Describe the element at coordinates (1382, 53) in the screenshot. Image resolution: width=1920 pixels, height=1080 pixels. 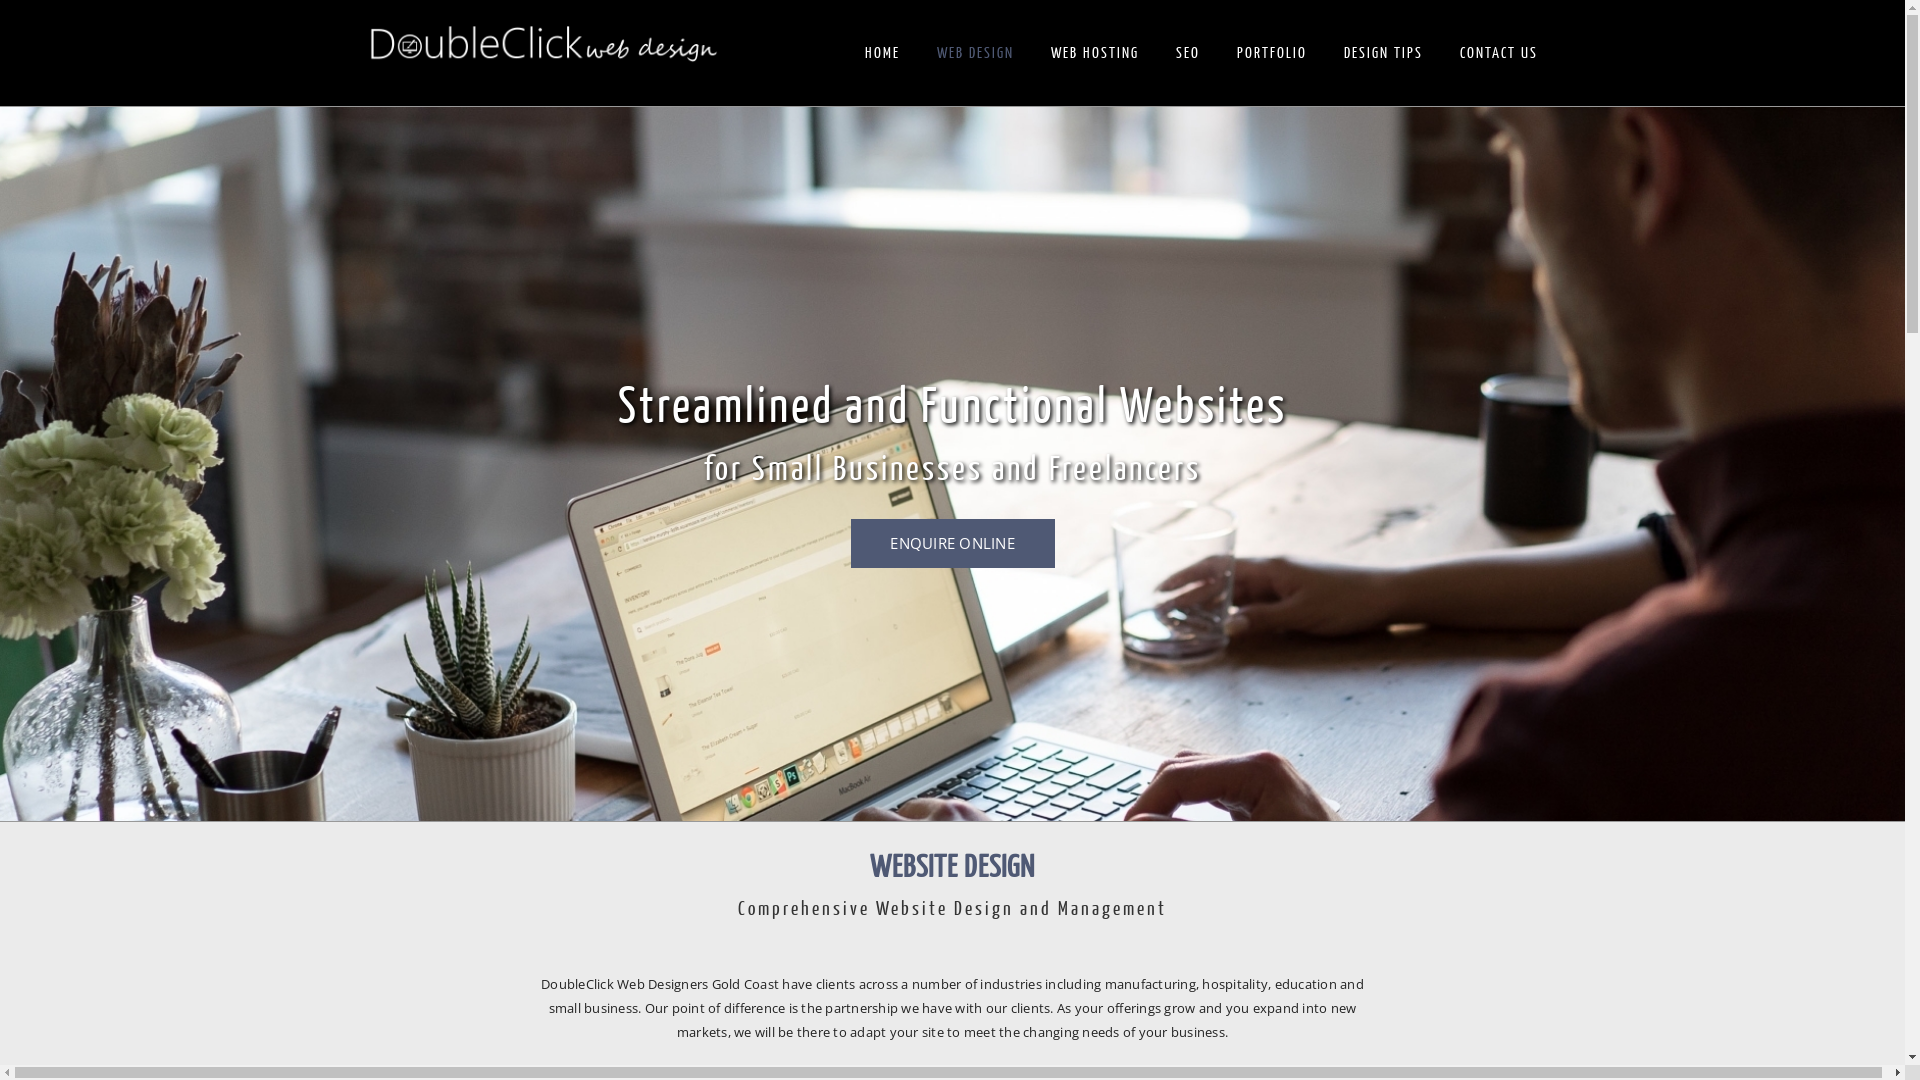
I see `'DESIGN TIPS'` at that location.